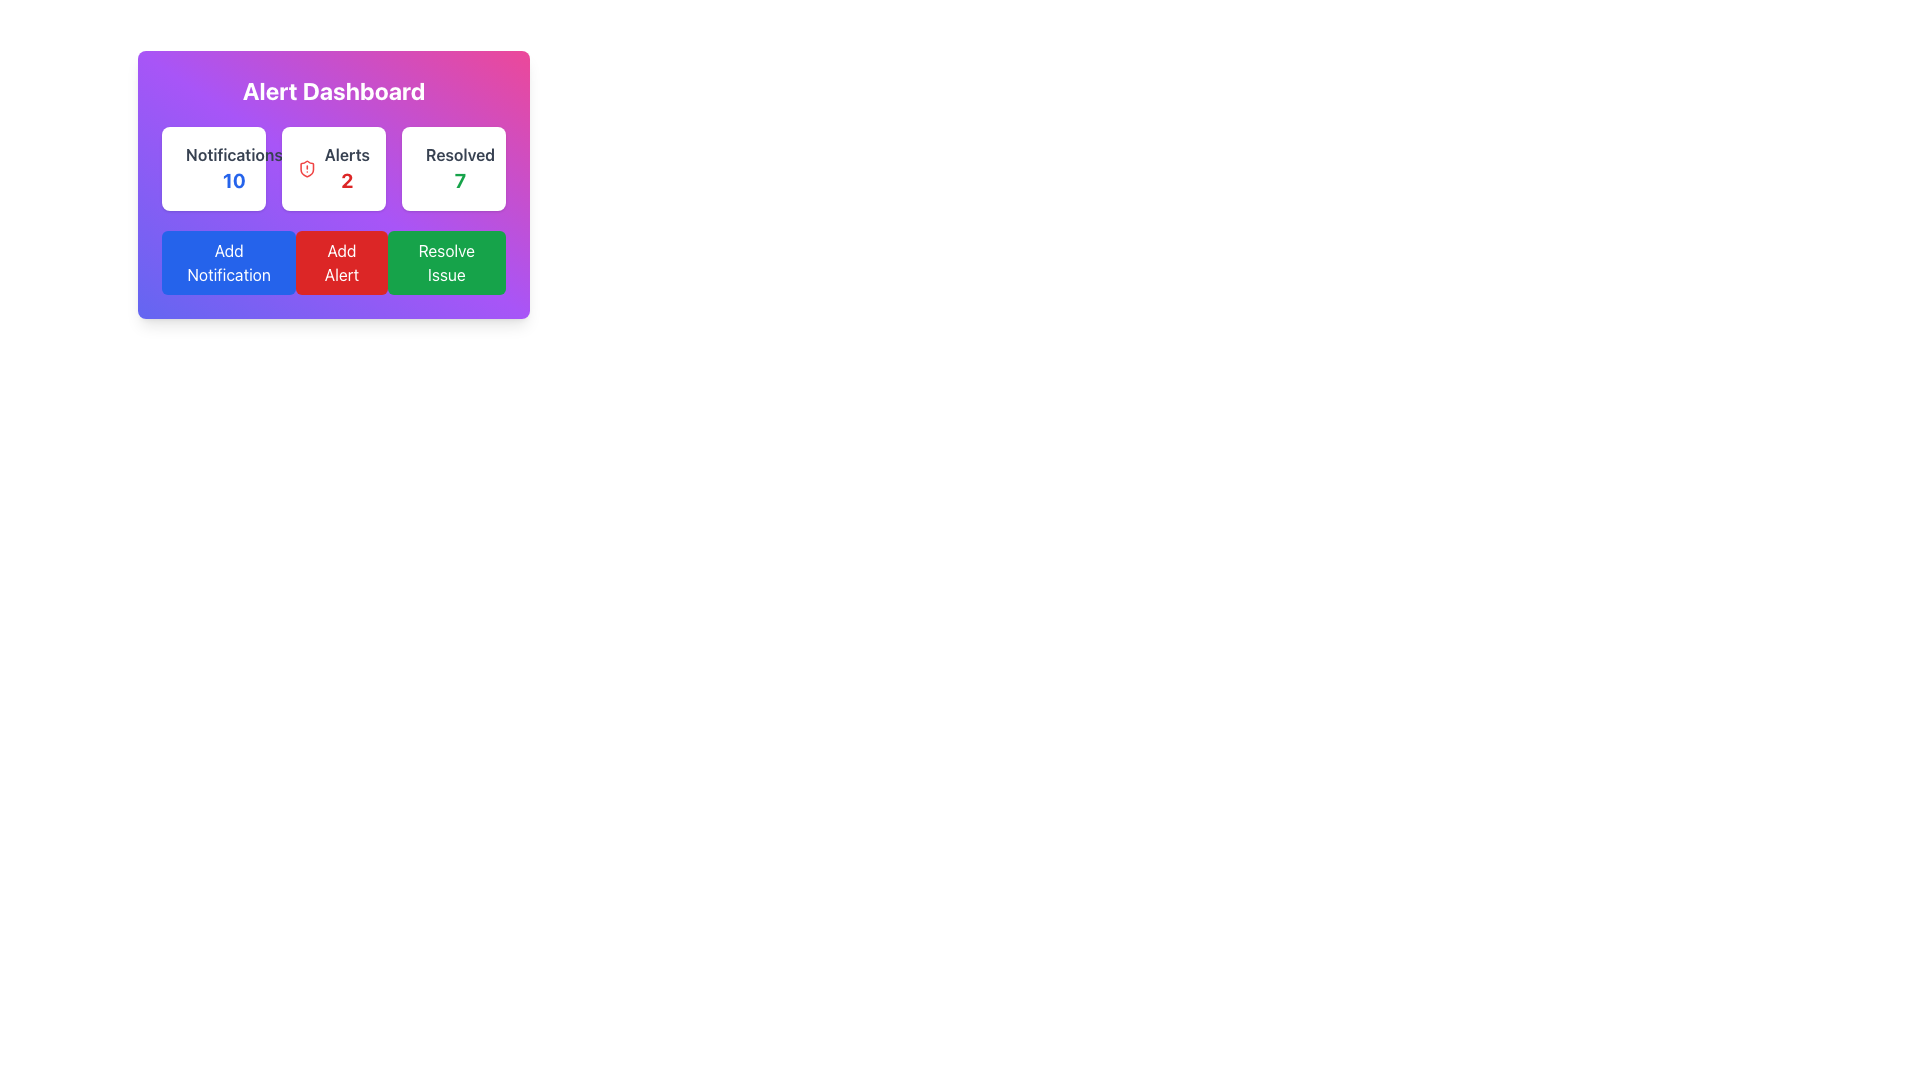 This screenshot has width=1920, height=1080. What do you see at coordinates (445, 261) in the screenshot?
I see `the third button labeled for resolving issues in the 'Alert Dashboard'` at bounding box center [445, 261].